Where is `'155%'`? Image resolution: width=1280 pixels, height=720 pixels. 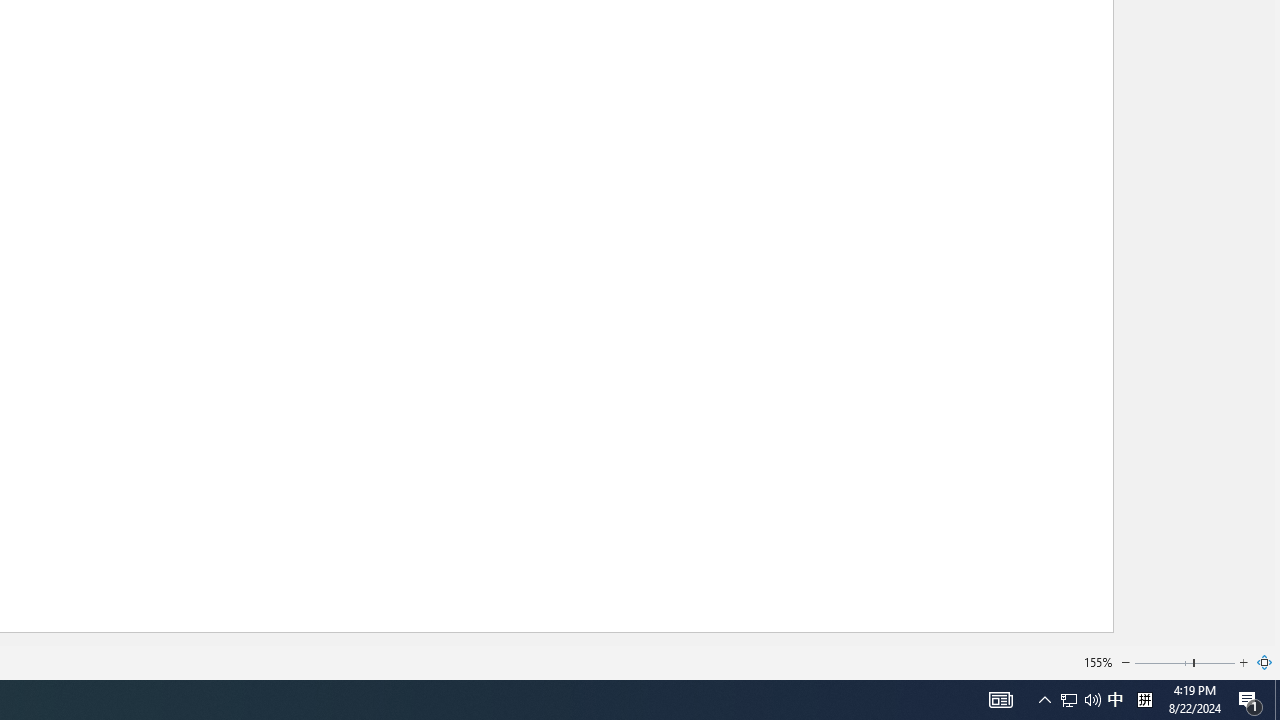 '155%' is located at coordinates (1097, 662).